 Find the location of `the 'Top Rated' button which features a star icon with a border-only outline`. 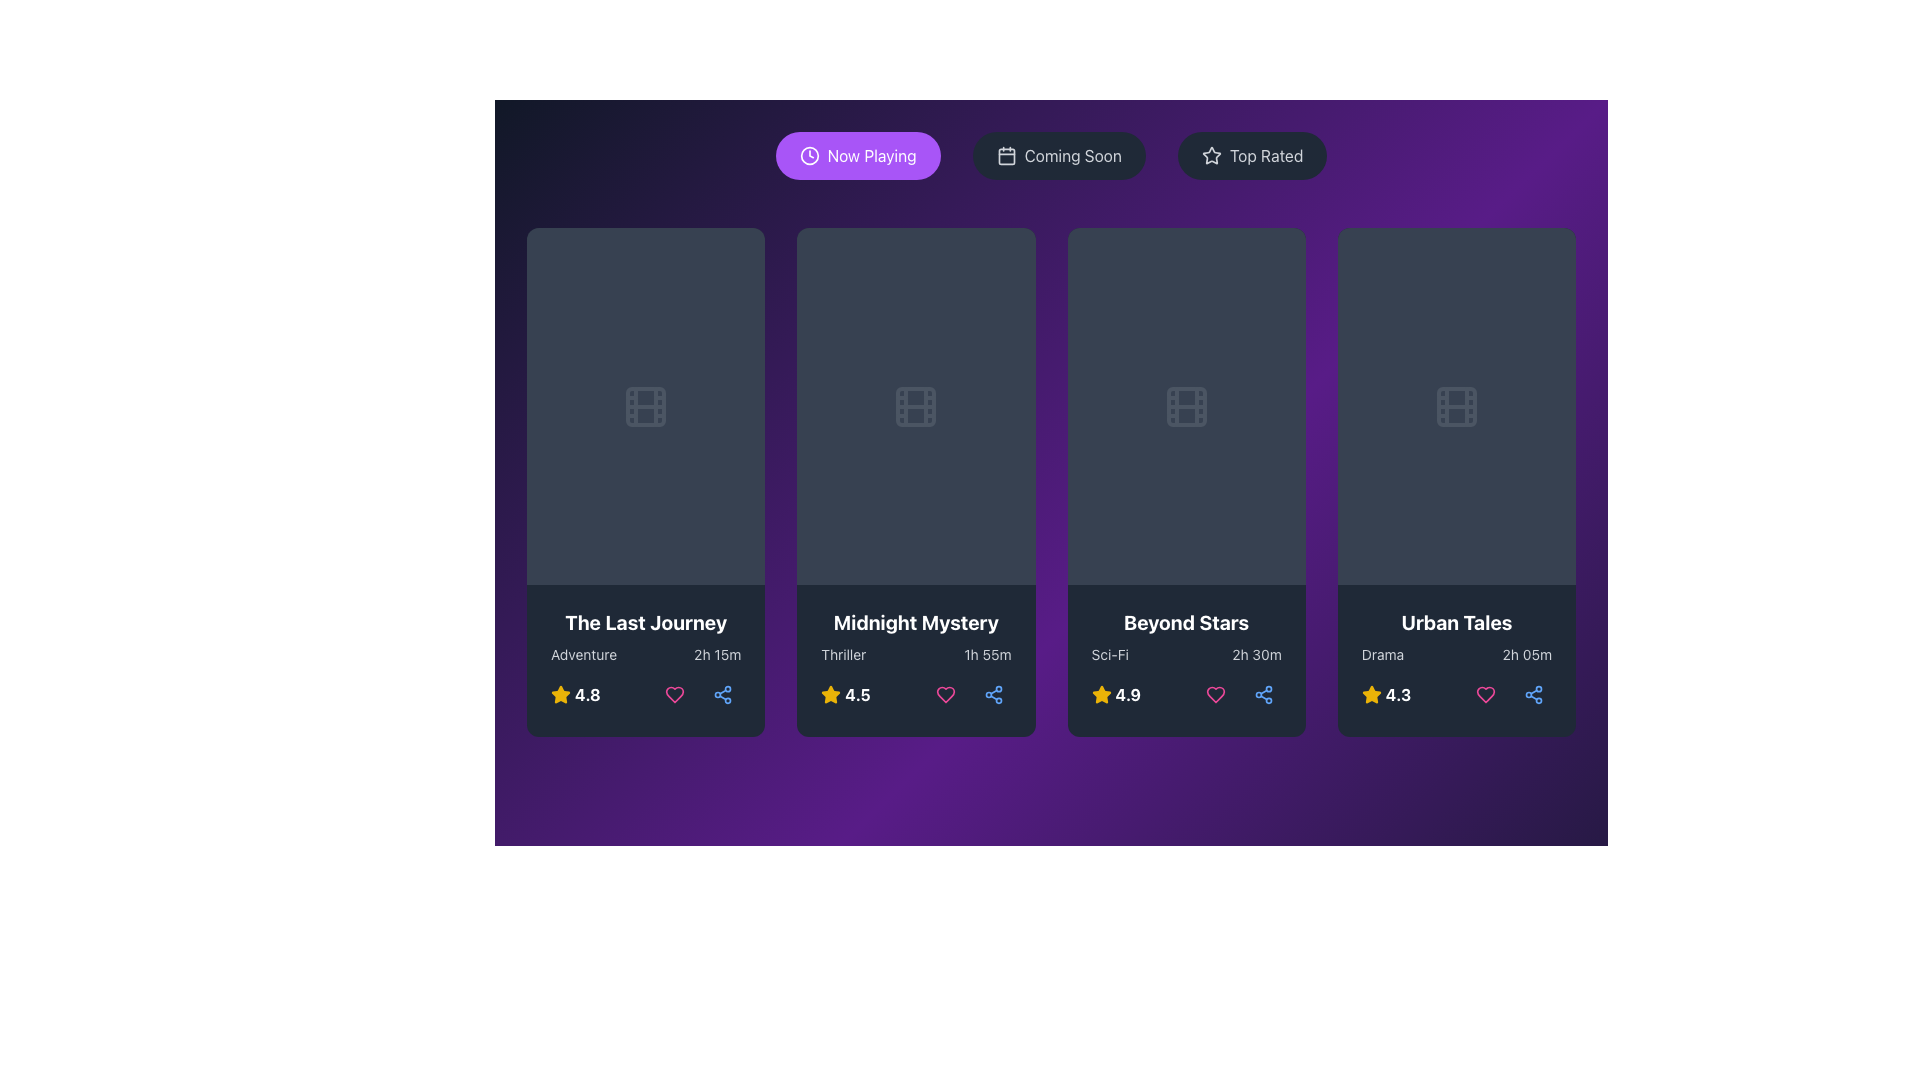

the 'Top Rated' button which features a star icon with a border-only outline is located at coordinates (1210, 154).